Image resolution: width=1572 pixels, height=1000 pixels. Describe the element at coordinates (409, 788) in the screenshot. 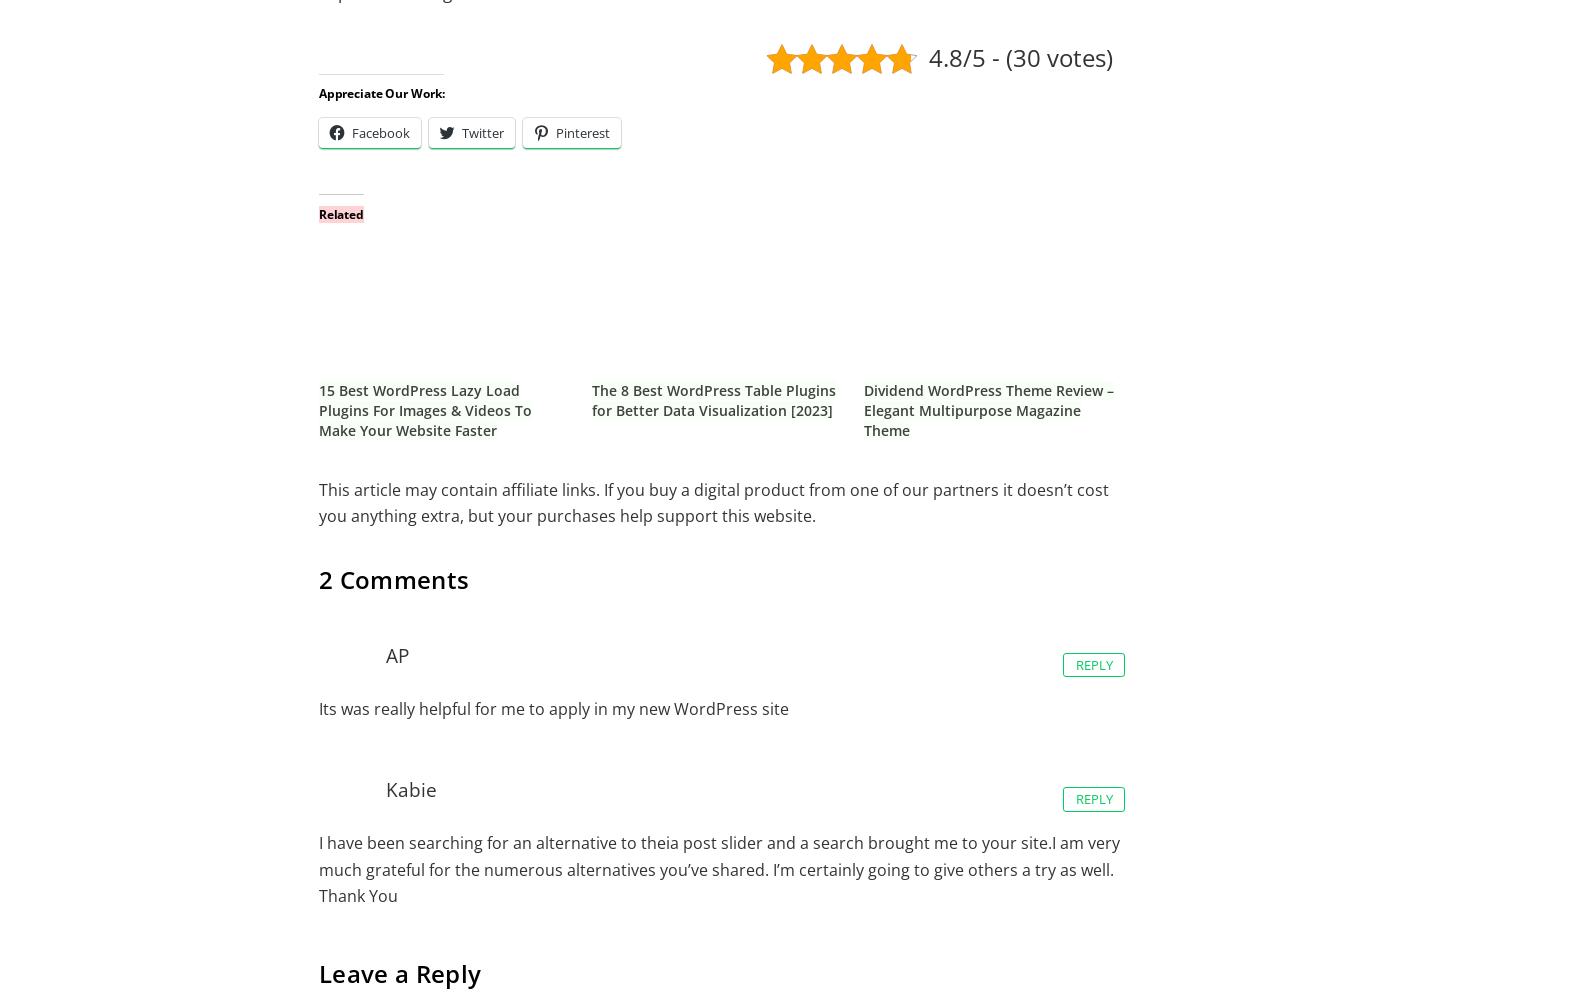

I see `'Kabie'` at that location.